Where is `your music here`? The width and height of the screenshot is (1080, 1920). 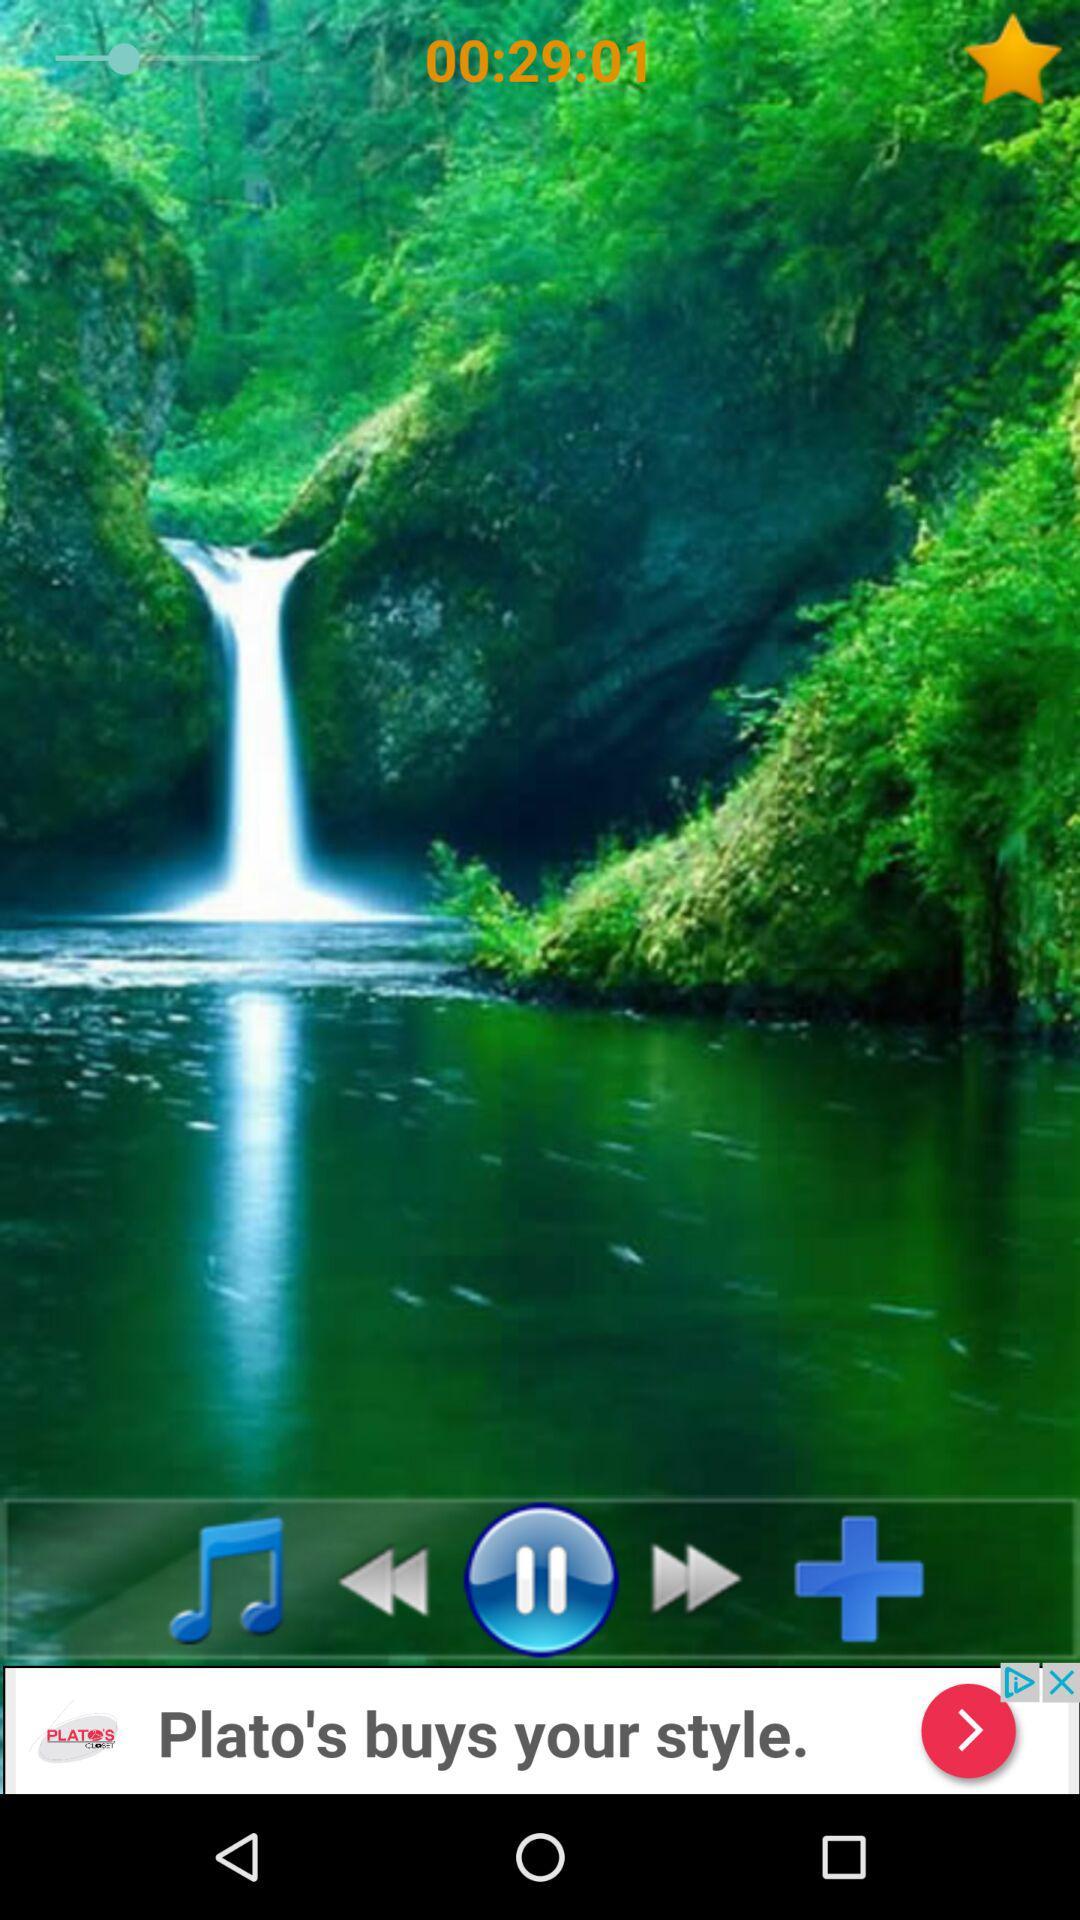
your music here is located at coordinates (874, 1577).